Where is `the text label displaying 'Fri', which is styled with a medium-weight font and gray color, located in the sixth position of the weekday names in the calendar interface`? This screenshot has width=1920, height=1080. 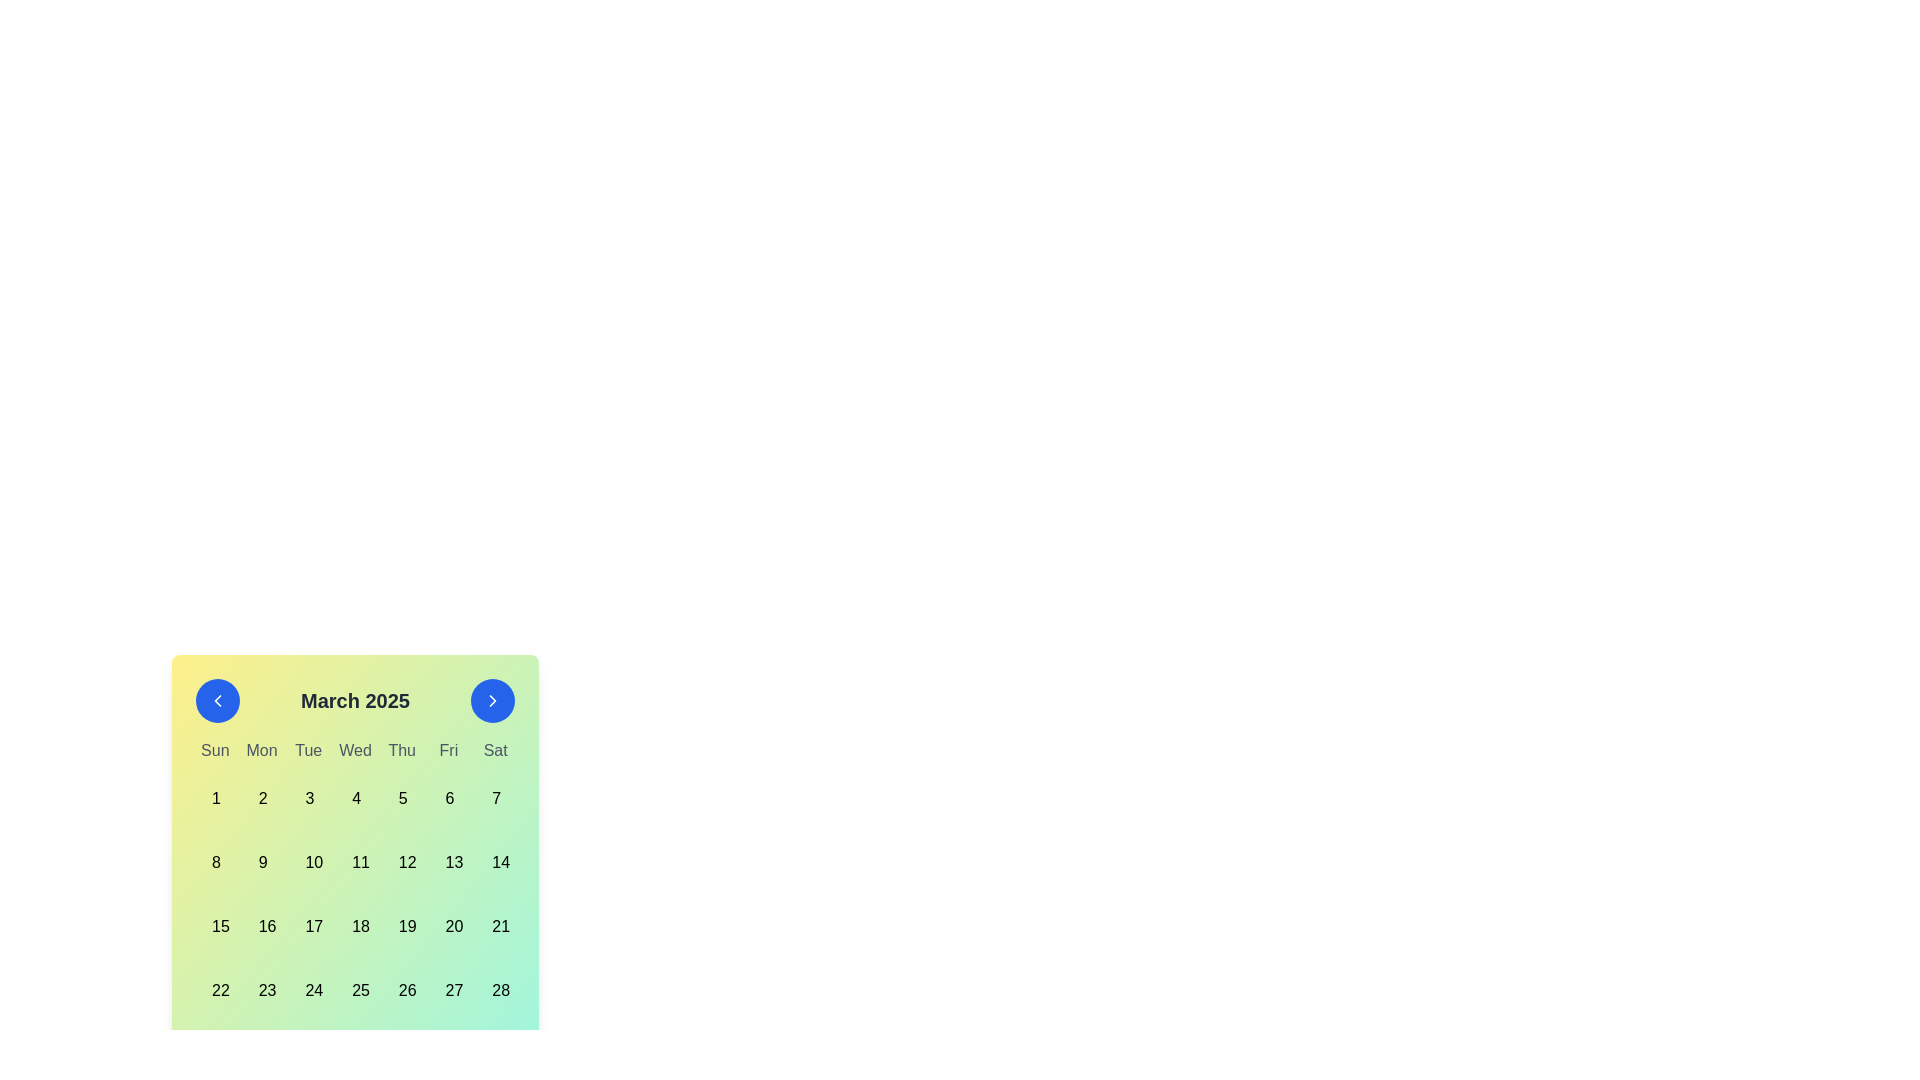 the text label displaying 'Fri', which is styled with a medium-weight font and gray color, located in the sixth position of the weekday names in the calendar interface is located at coordinates (447, 751).